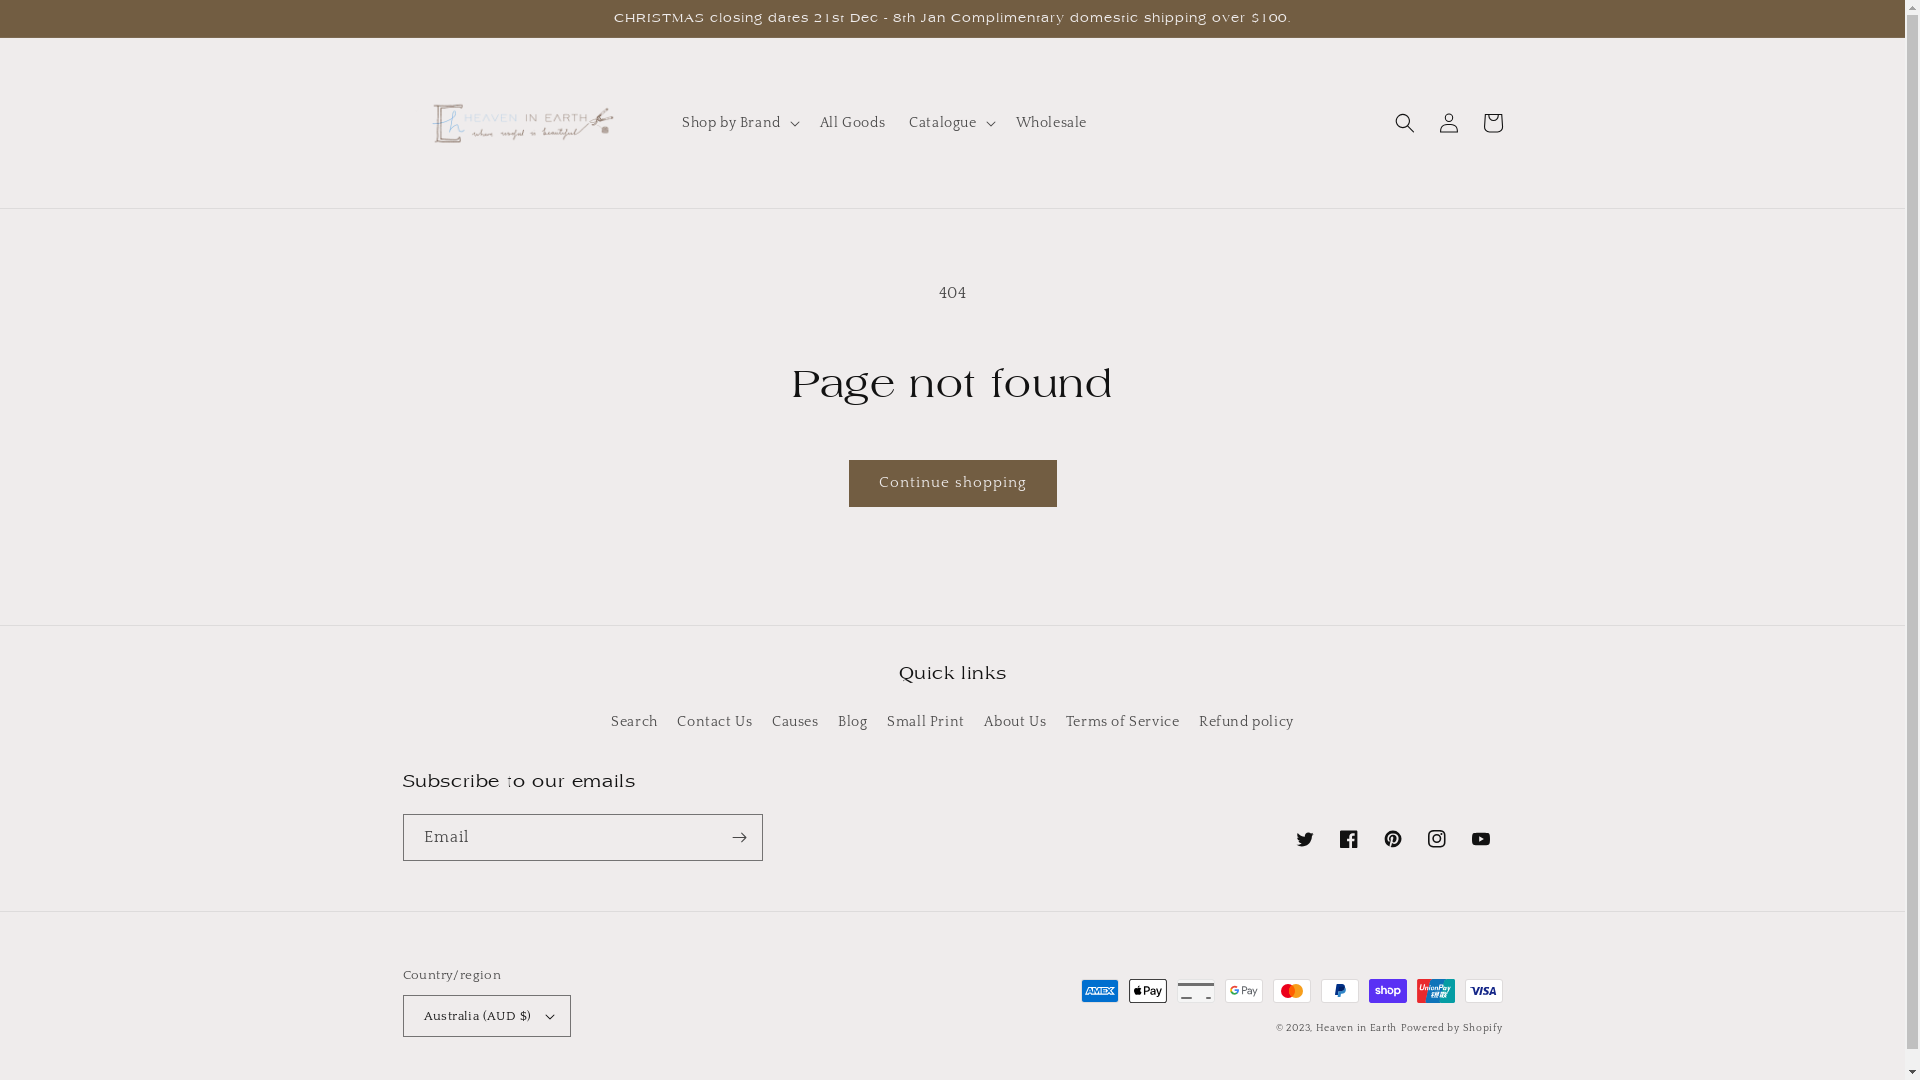 This screenshot has width=1920, height=1080. Describe the element at coordinates (1014, 722) in the screenshot. I see `'About Us'` at that location.